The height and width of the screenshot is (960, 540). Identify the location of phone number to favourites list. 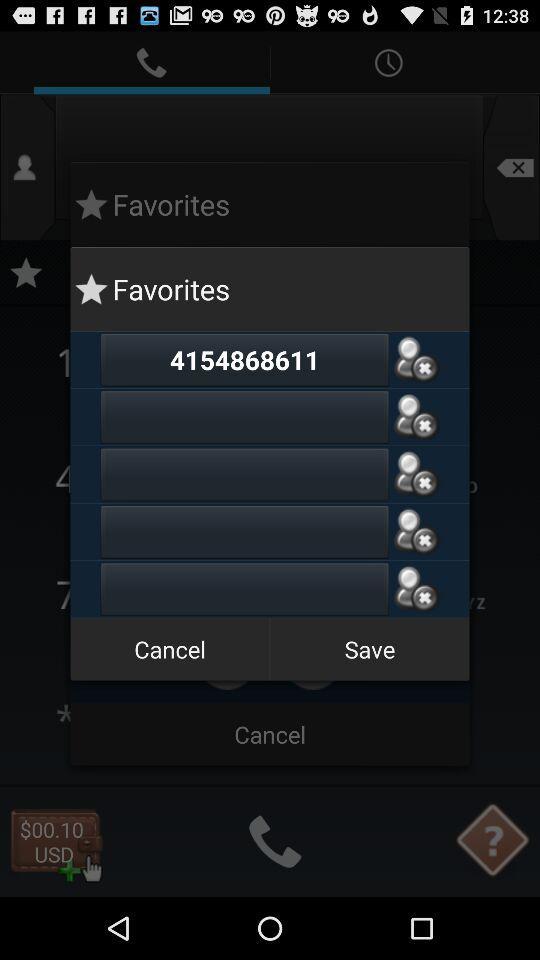
(415, 416).